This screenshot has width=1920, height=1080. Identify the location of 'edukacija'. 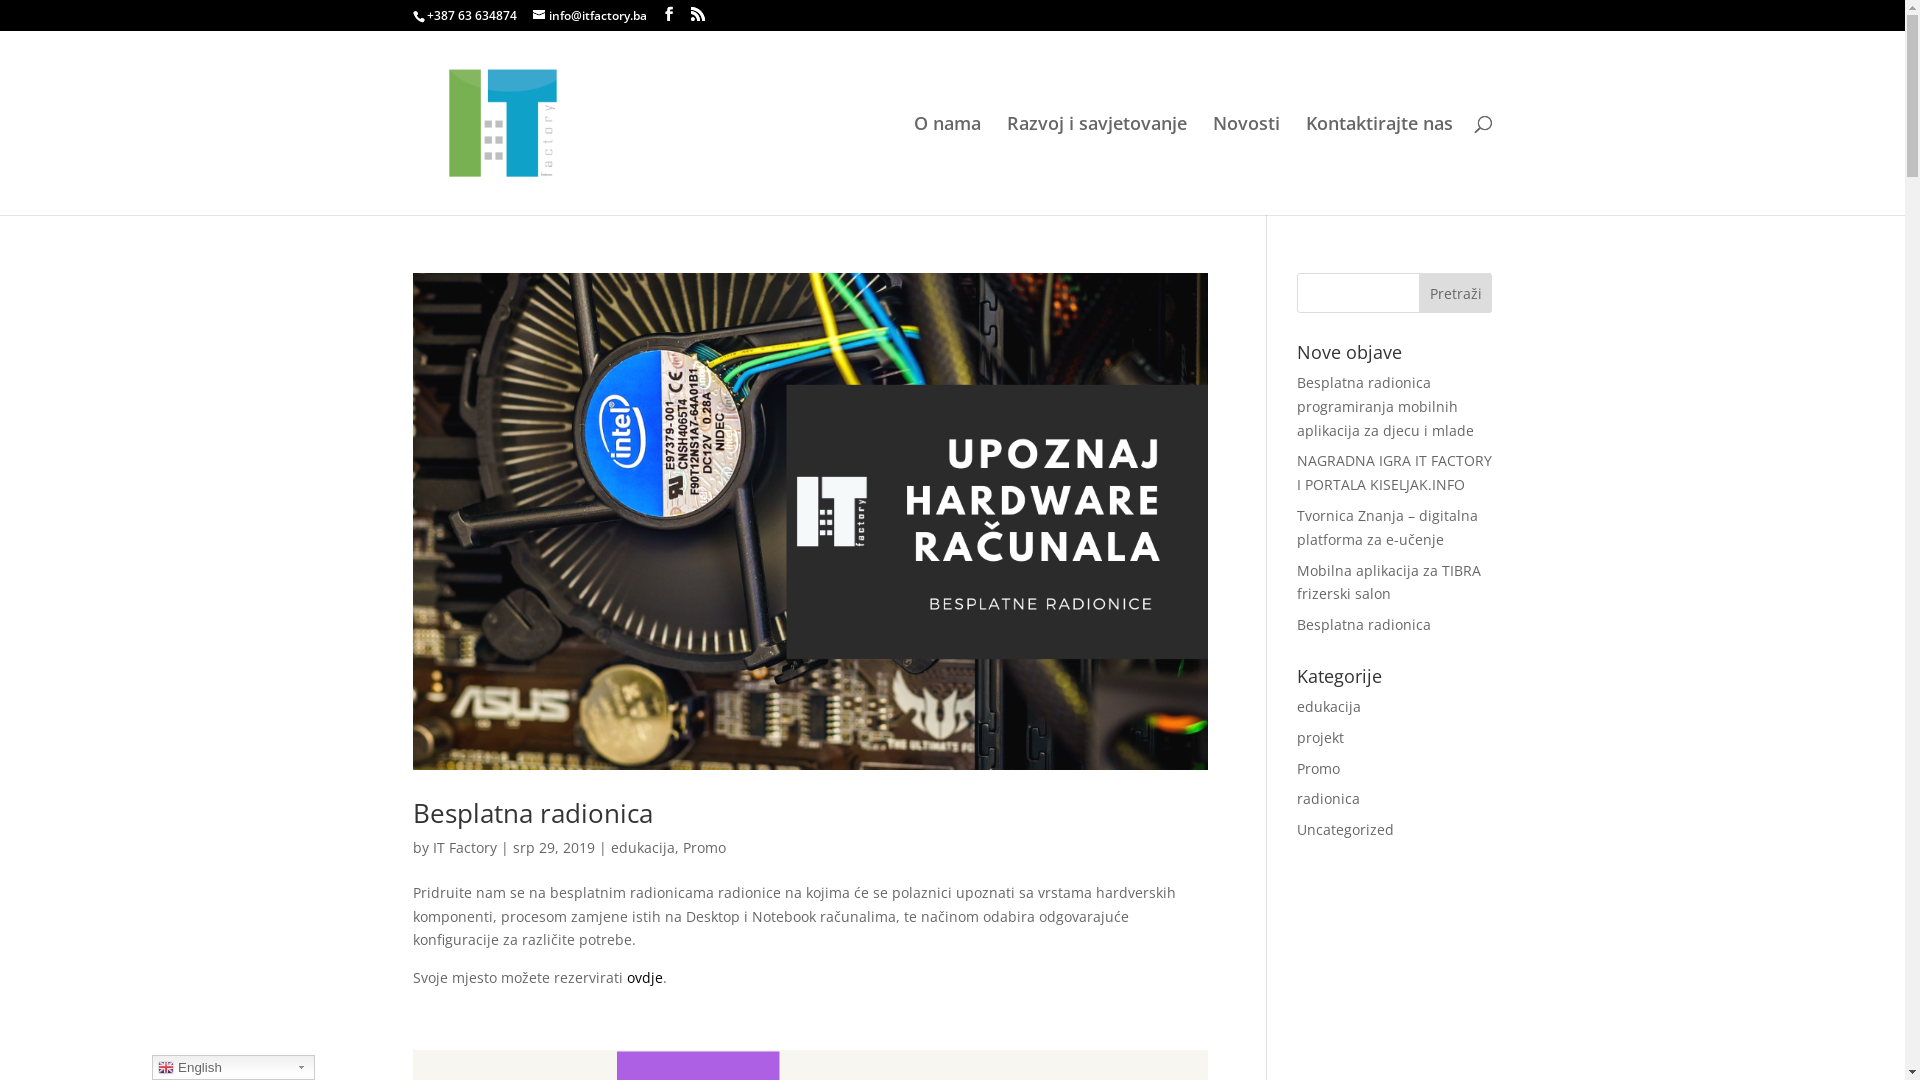
(1329, 705).